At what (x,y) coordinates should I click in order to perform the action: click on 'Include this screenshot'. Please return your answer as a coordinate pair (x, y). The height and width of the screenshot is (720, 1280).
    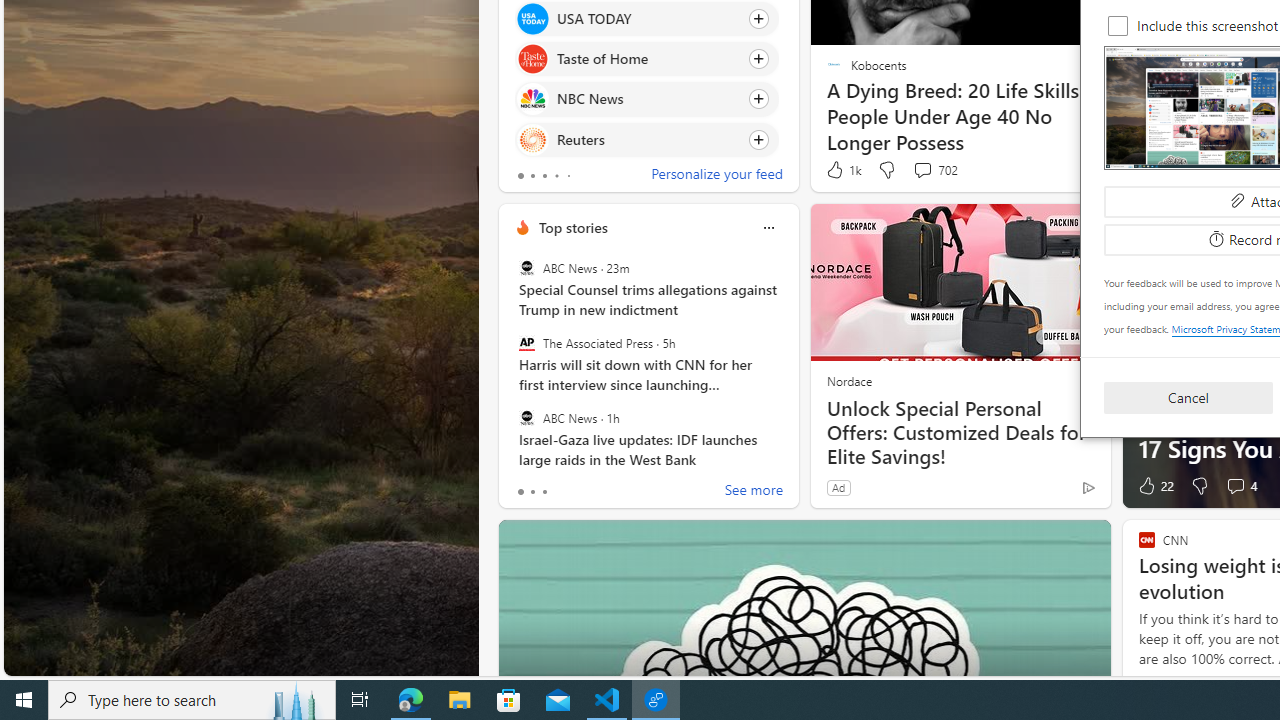
    Looking at the image, I should click on (1117, 25).